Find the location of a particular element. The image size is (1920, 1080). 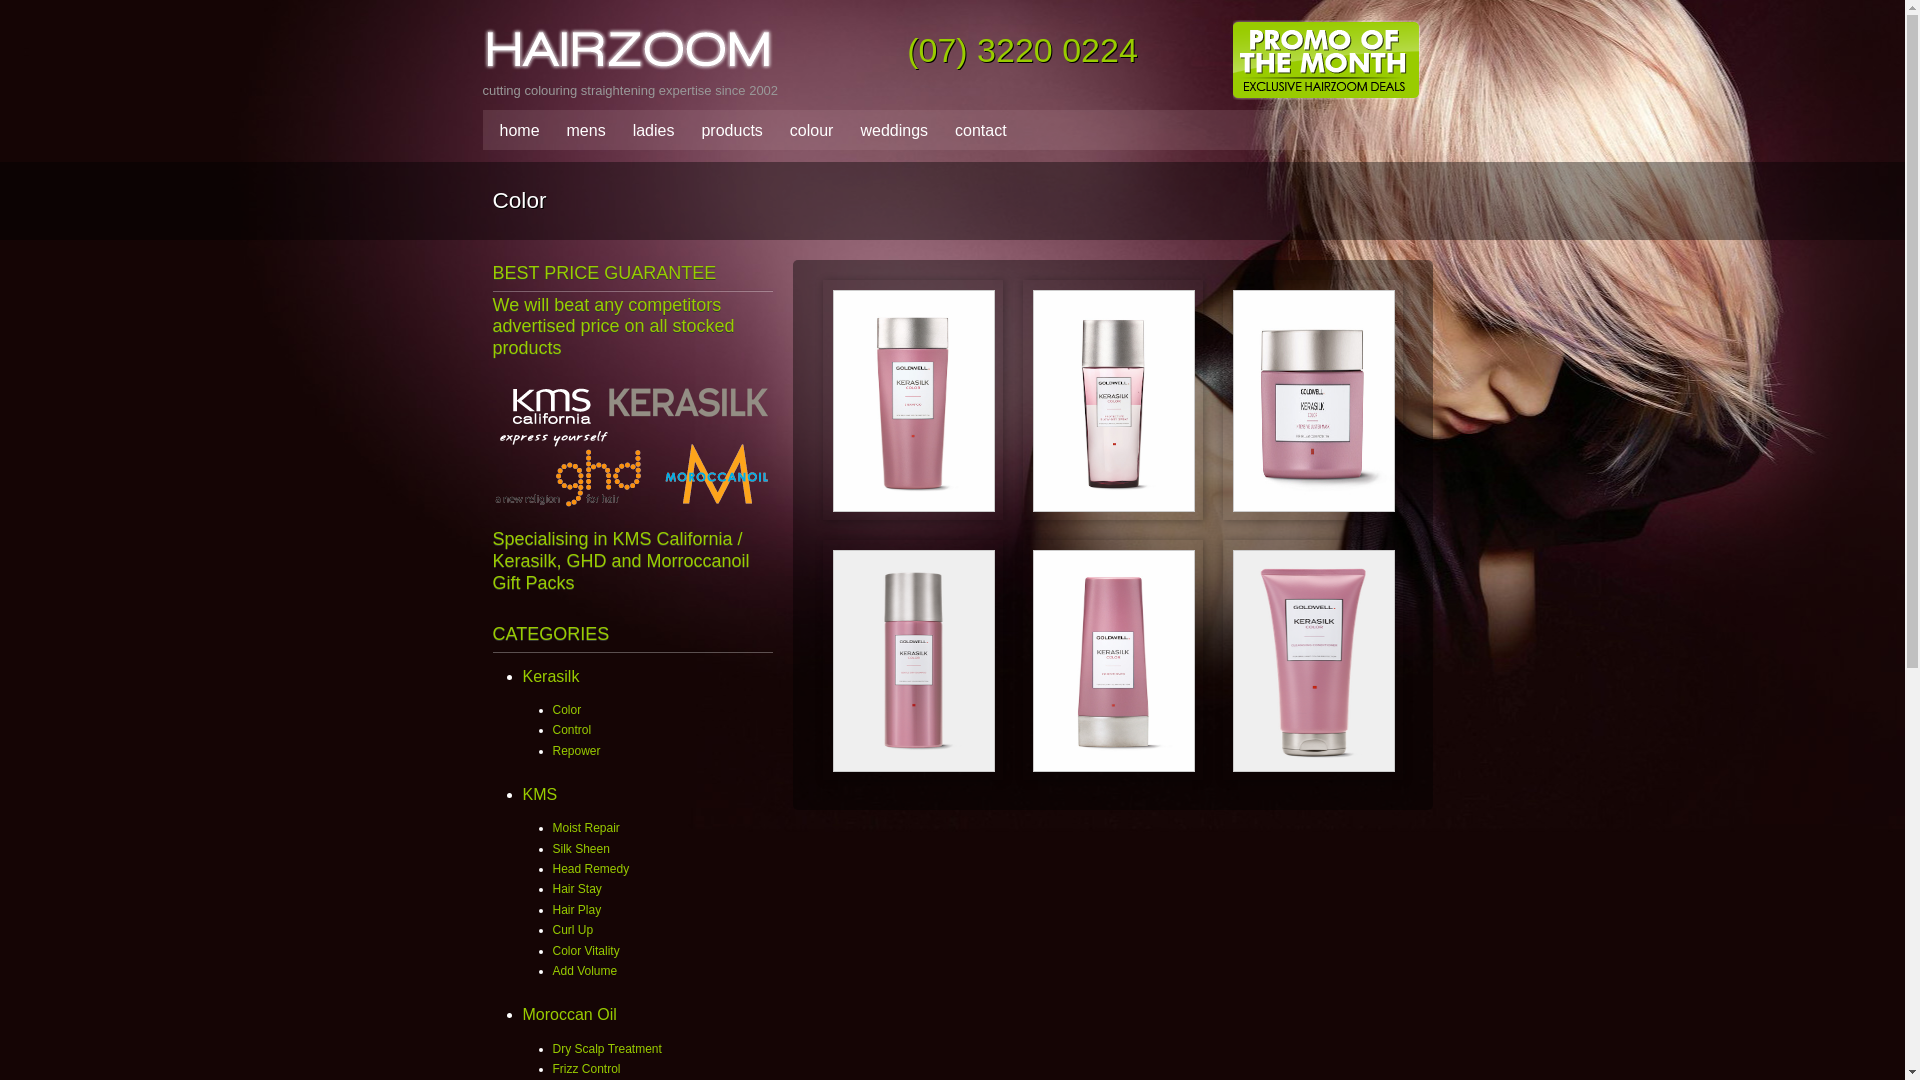

'Hair Play' is located at coordinates (575, 910).